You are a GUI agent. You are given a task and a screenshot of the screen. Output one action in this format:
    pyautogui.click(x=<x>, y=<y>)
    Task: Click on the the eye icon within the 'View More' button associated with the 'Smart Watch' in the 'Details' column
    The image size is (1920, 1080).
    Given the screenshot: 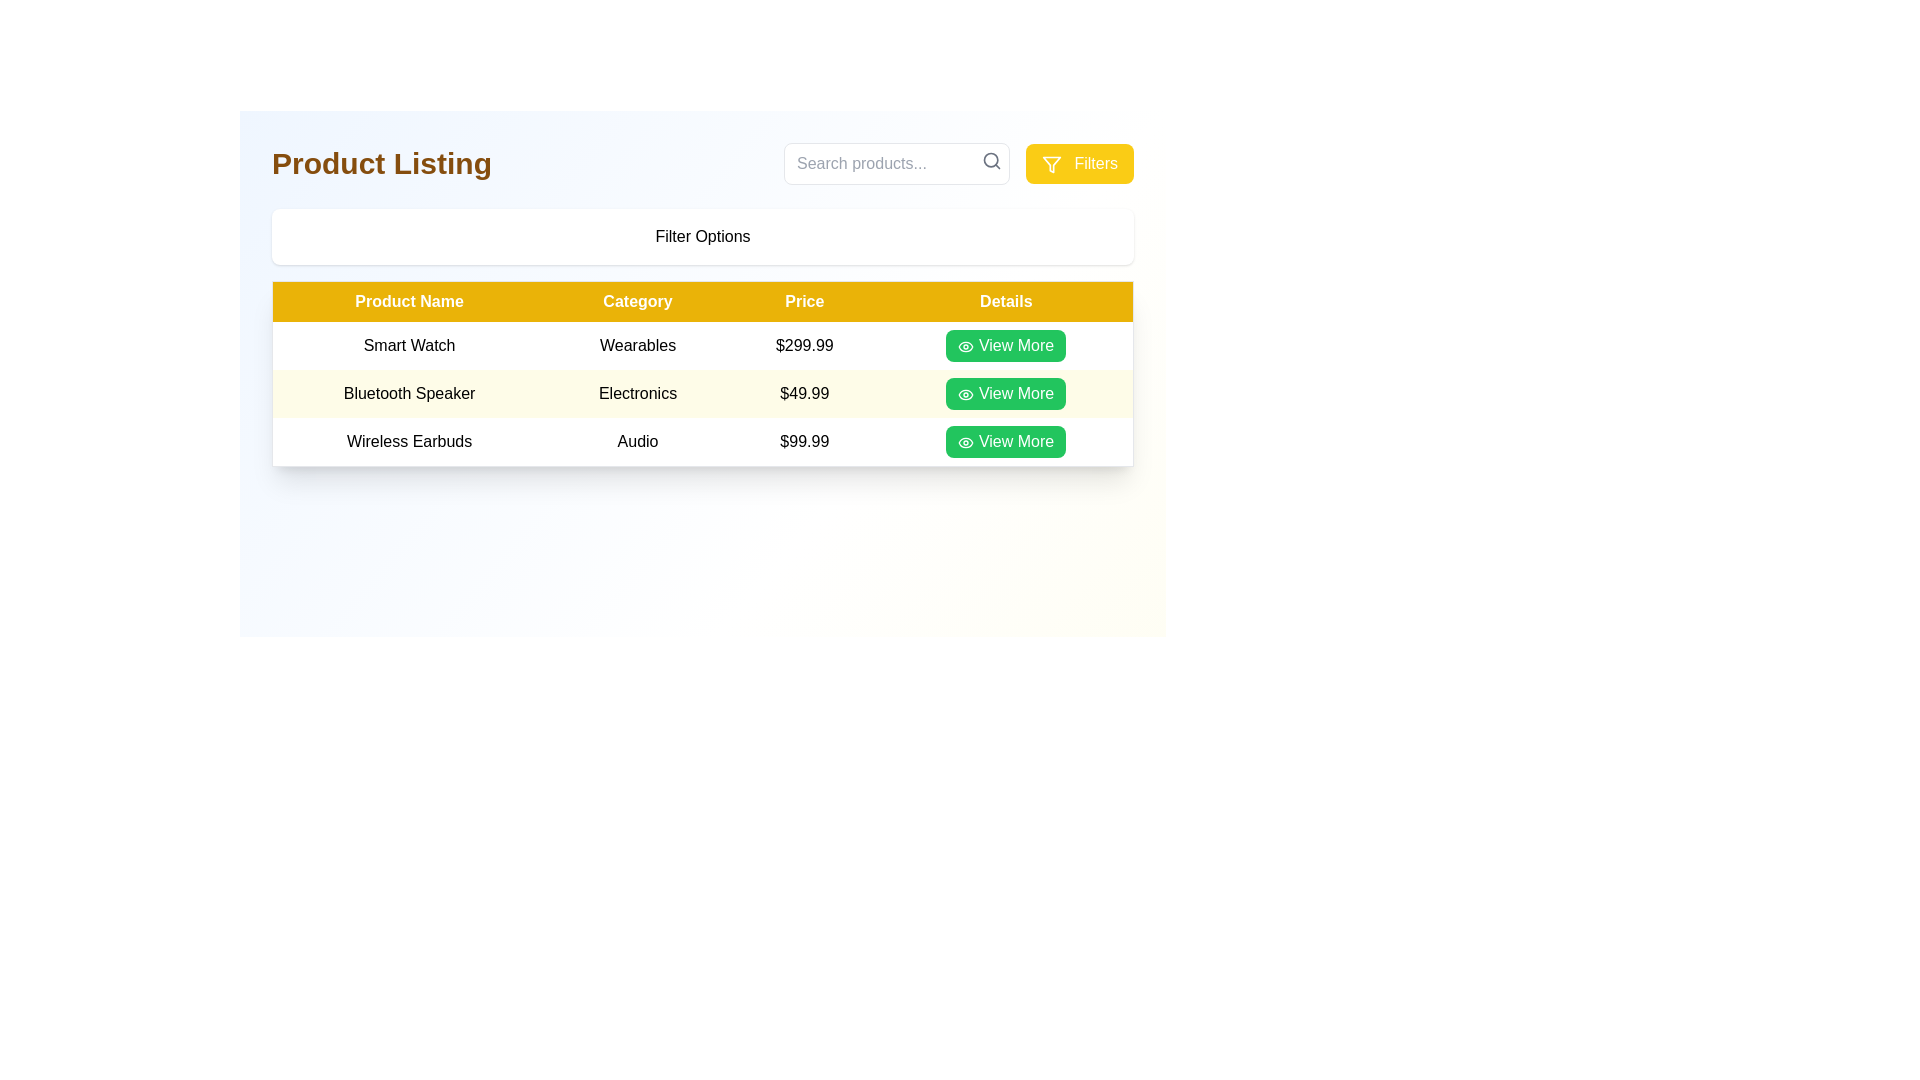 What is the action you would take?
    pyautogui.click(x=966, y=345)
    